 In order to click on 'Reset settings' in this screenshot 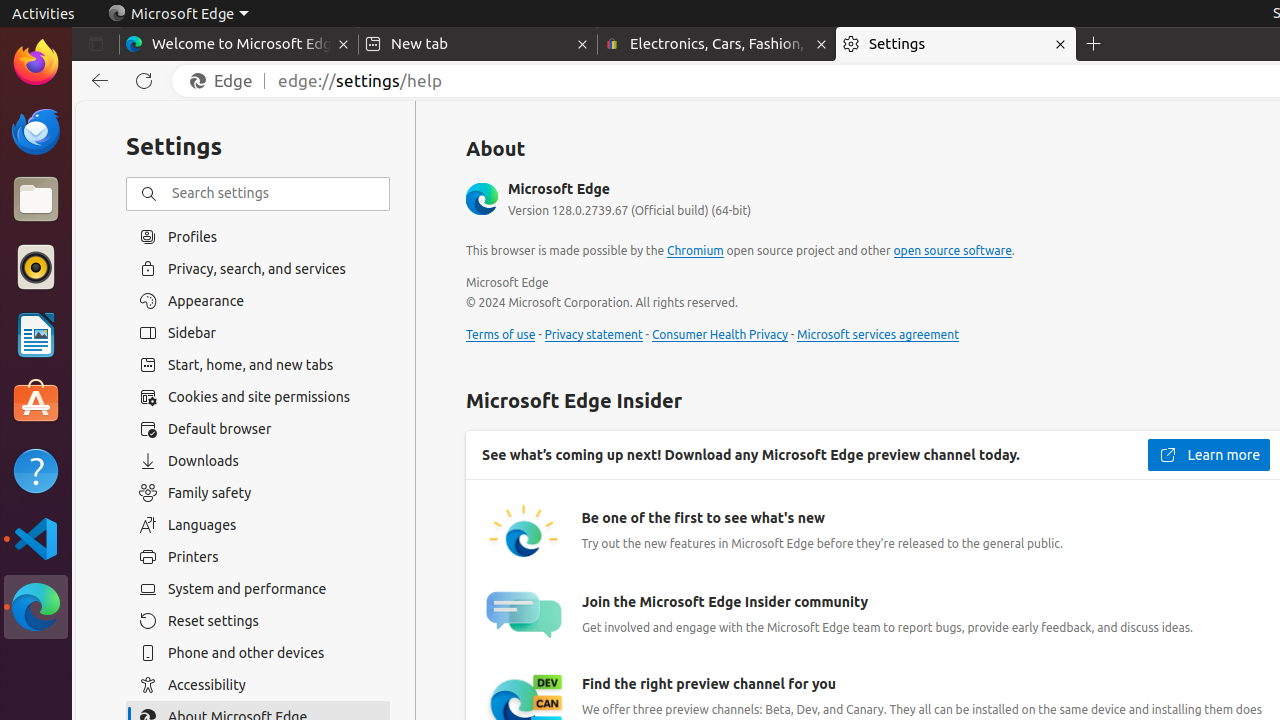, I will do `click(257, 620)`.